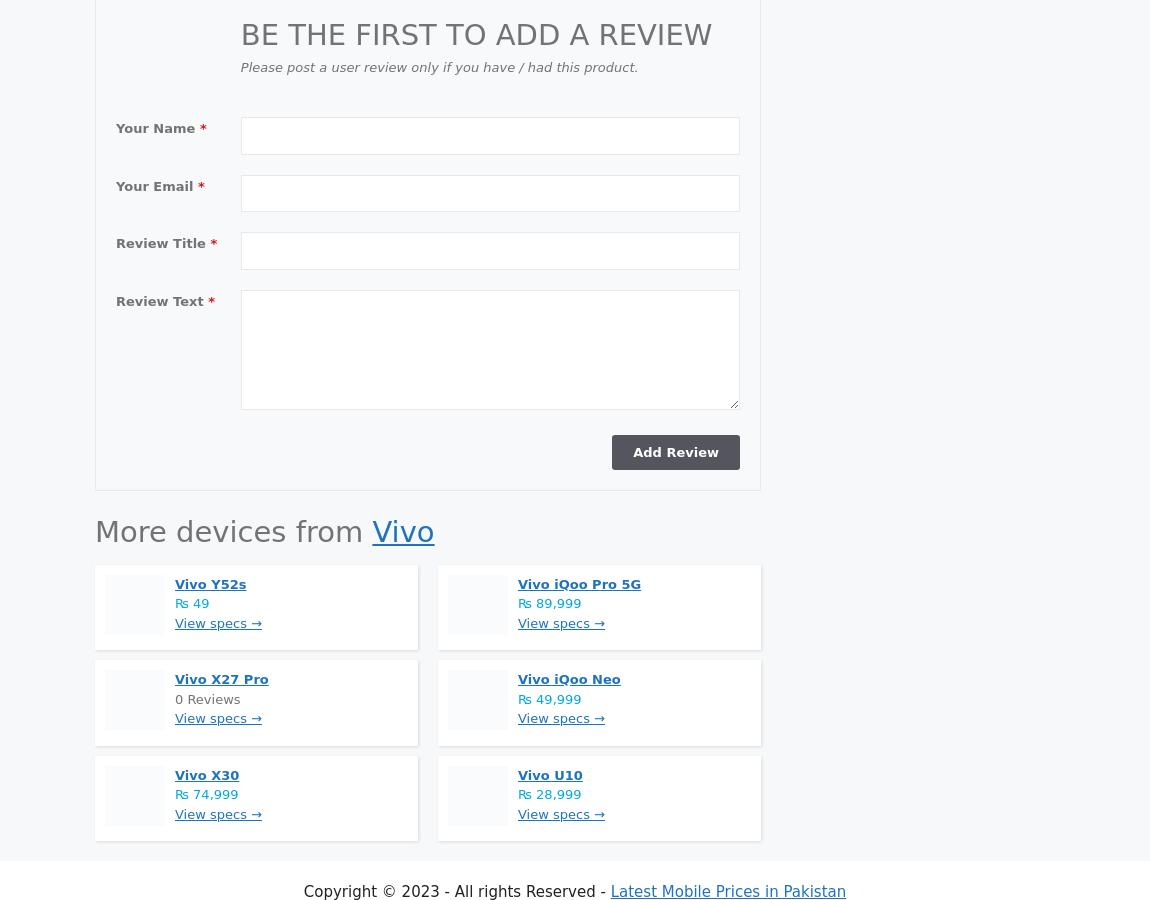 The width and height of the screenshot is (1150, 900). I want to click on '₨ 89,999', so click(549, 603).